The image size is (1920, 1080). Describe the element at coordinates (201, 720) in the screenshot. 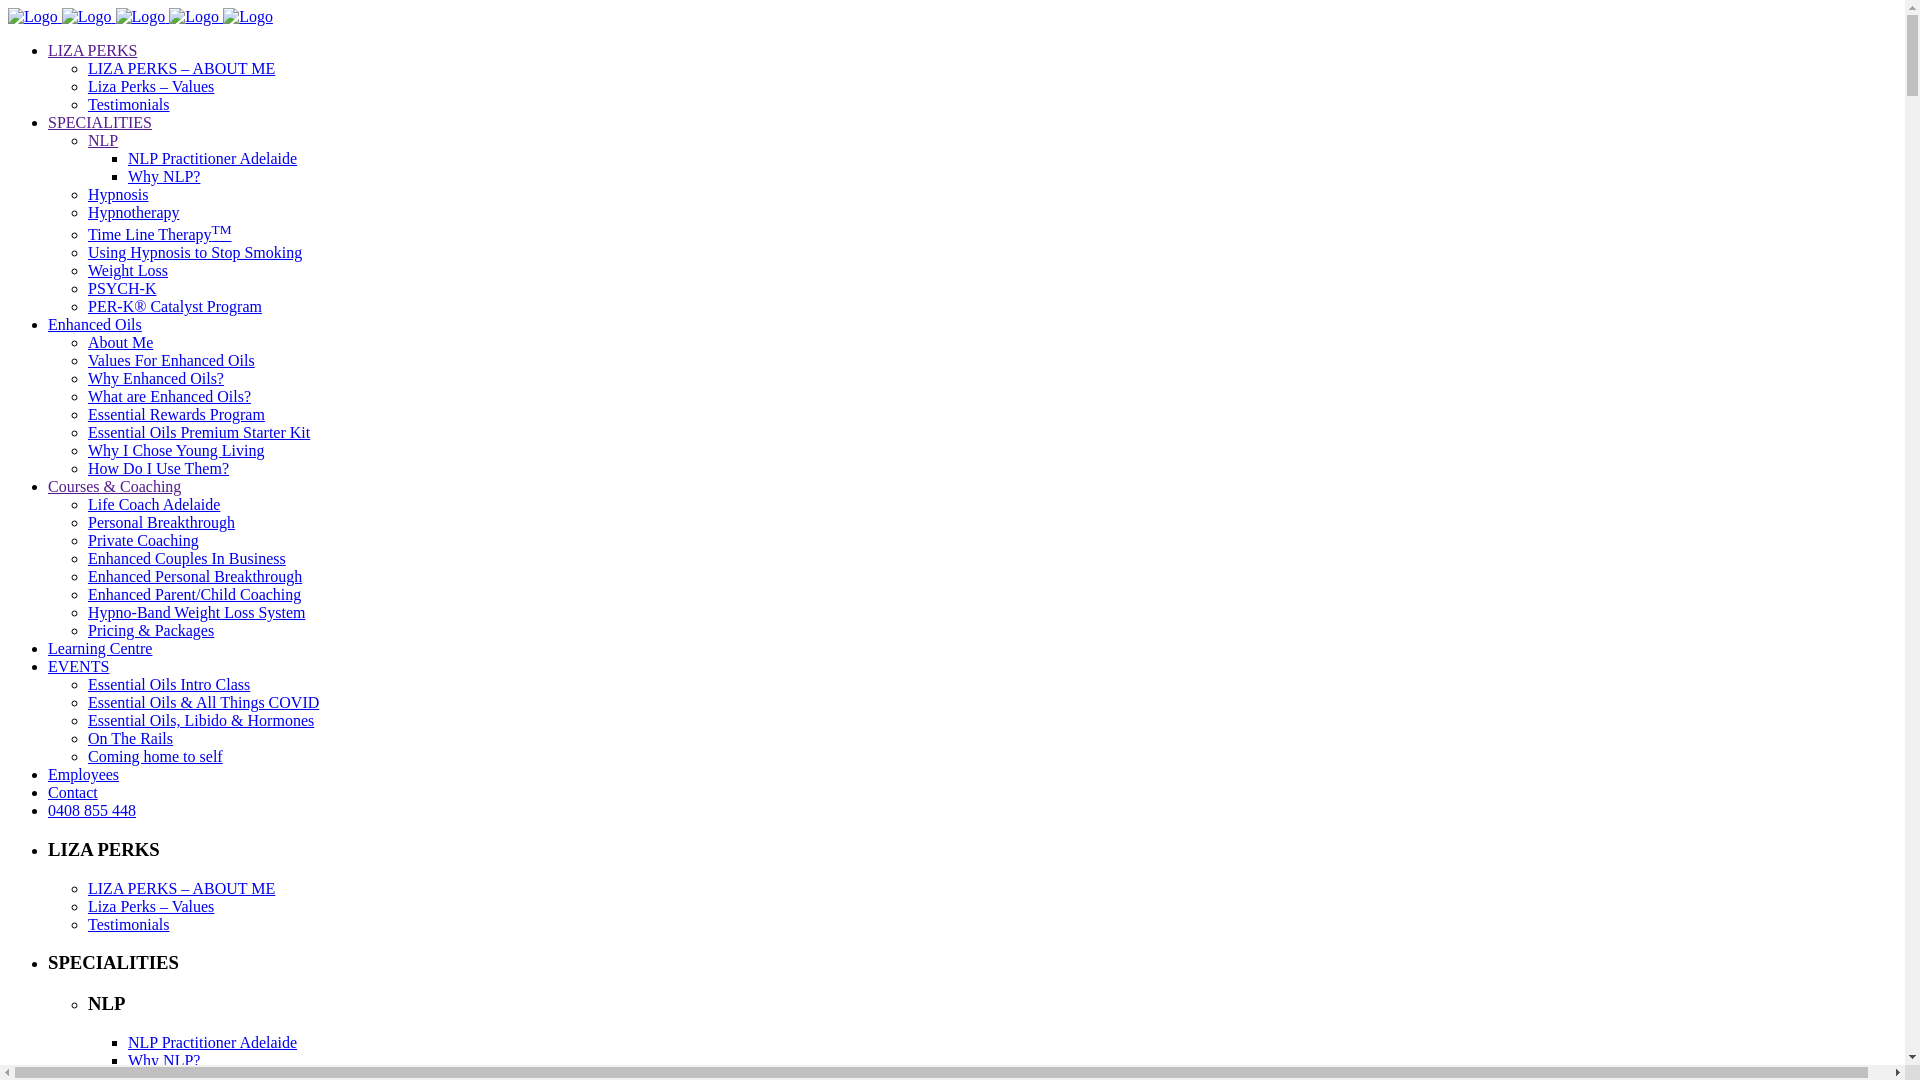

I see `'Essential Oils, Libido & Hormones'` at that location.